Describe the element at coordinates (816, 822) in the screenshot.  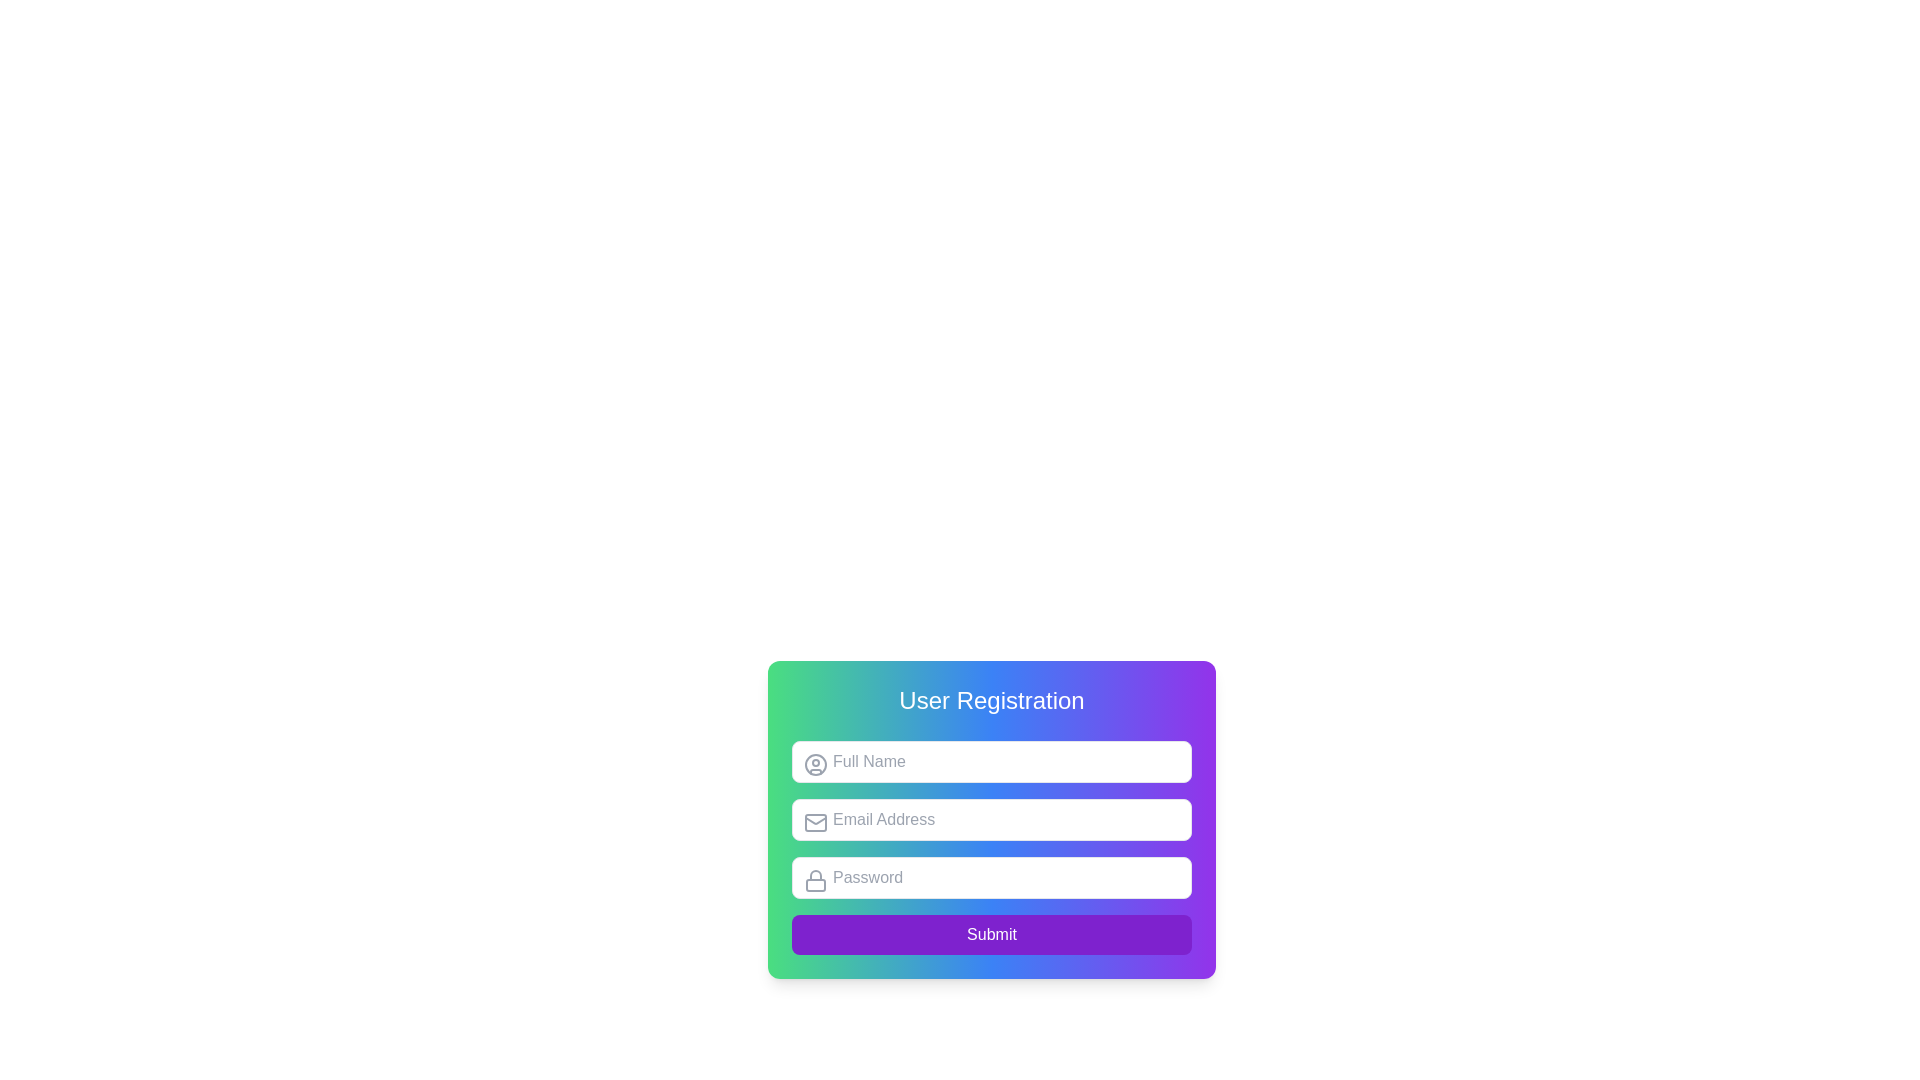
I see `the small rectangular graphic with rounded corners that represents the envelope icon in the 'User Registration' form, located above the 'Email Address' text field` at that location.